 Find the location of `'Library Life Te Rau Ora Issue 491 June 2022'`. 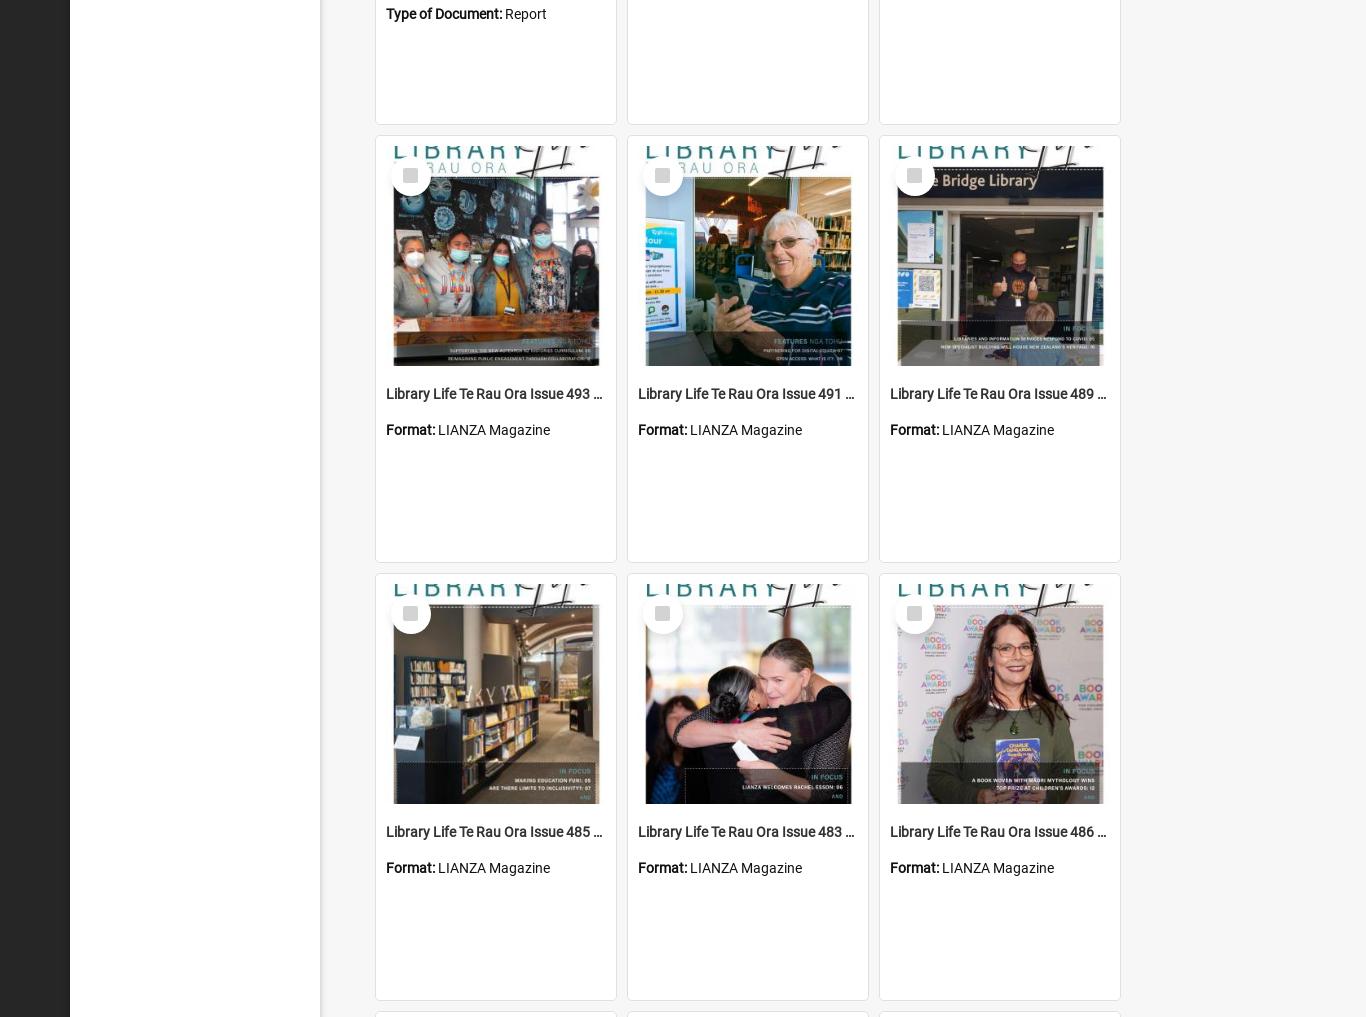

'Library Life Te Rau Ora Issue 491 June 2022' is located at coordinates (774, 392).